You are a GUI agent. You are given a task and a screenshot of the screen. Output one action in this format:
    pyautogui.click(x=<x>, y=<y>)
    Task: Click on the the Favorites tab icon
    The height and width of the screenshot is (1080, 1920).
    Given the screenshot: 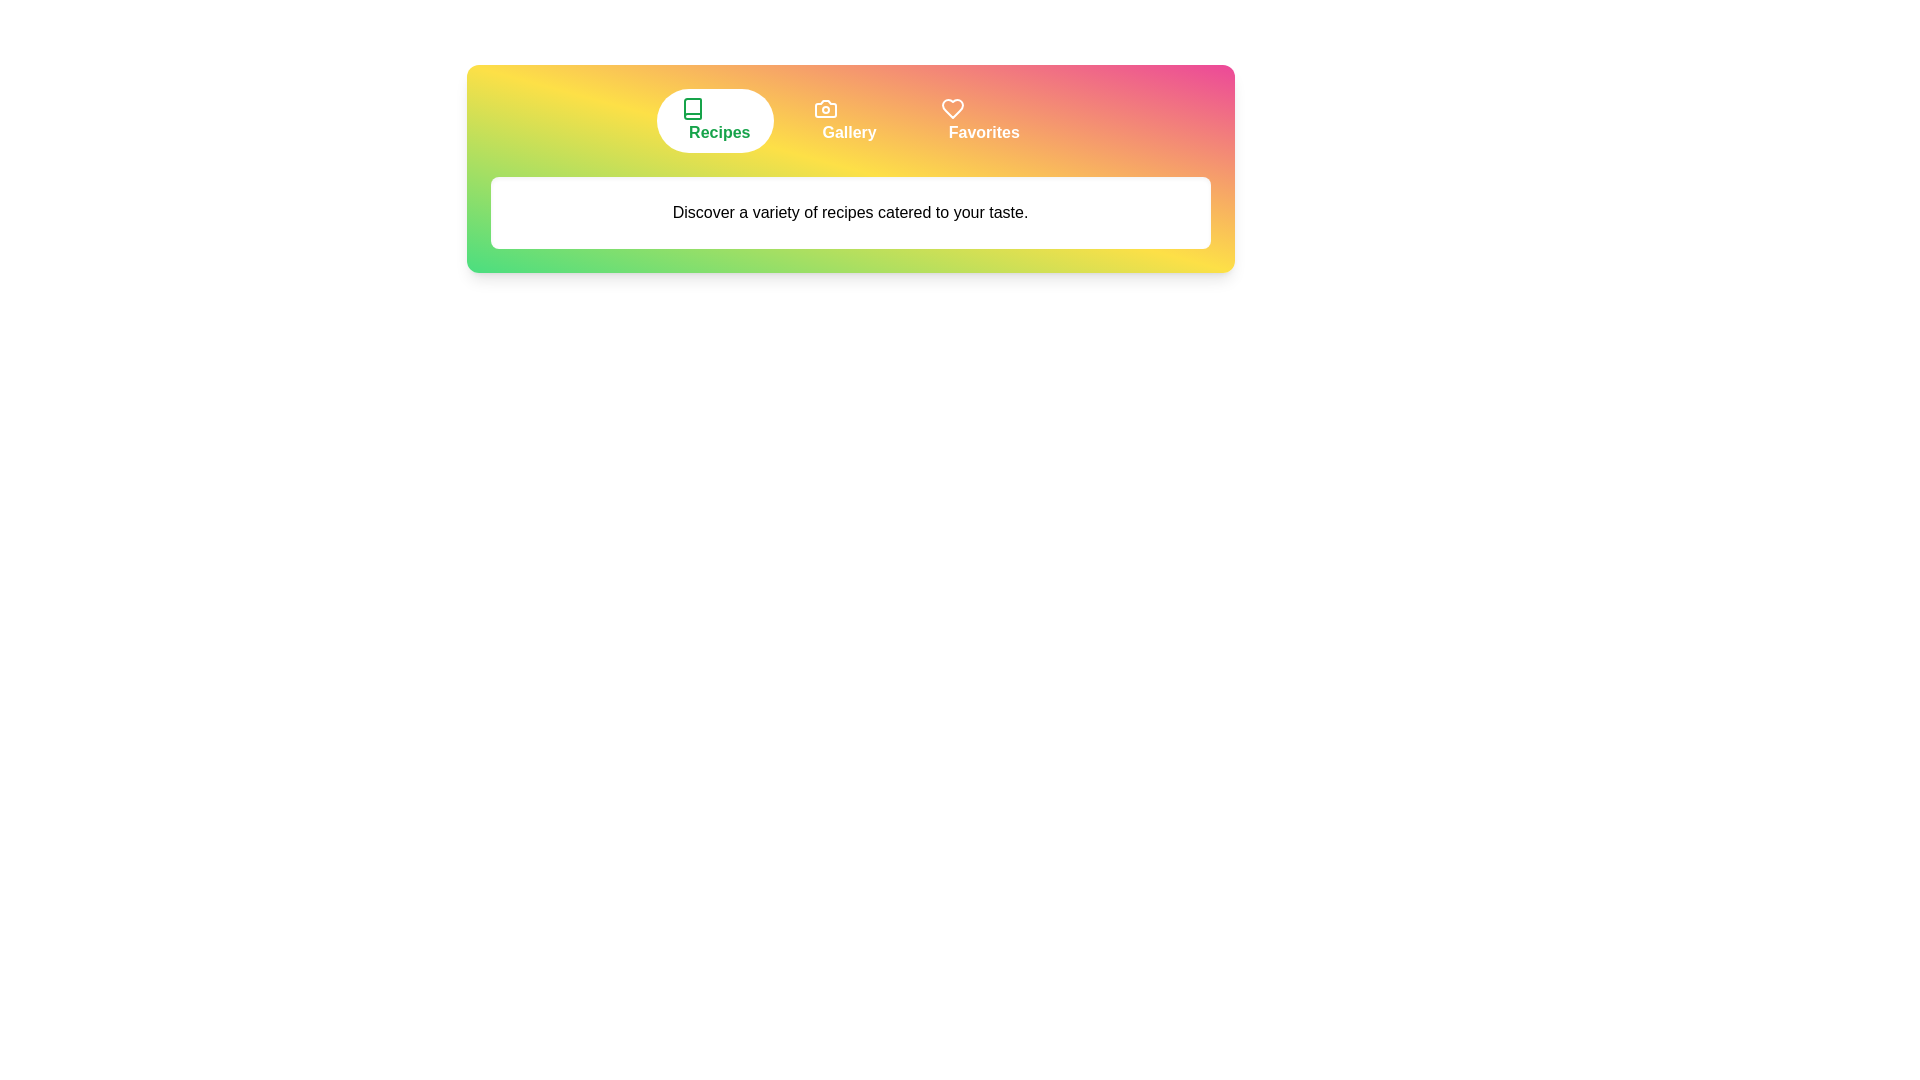 What is the action you would take?
    pyautogui.click(x=980, y=120)
    